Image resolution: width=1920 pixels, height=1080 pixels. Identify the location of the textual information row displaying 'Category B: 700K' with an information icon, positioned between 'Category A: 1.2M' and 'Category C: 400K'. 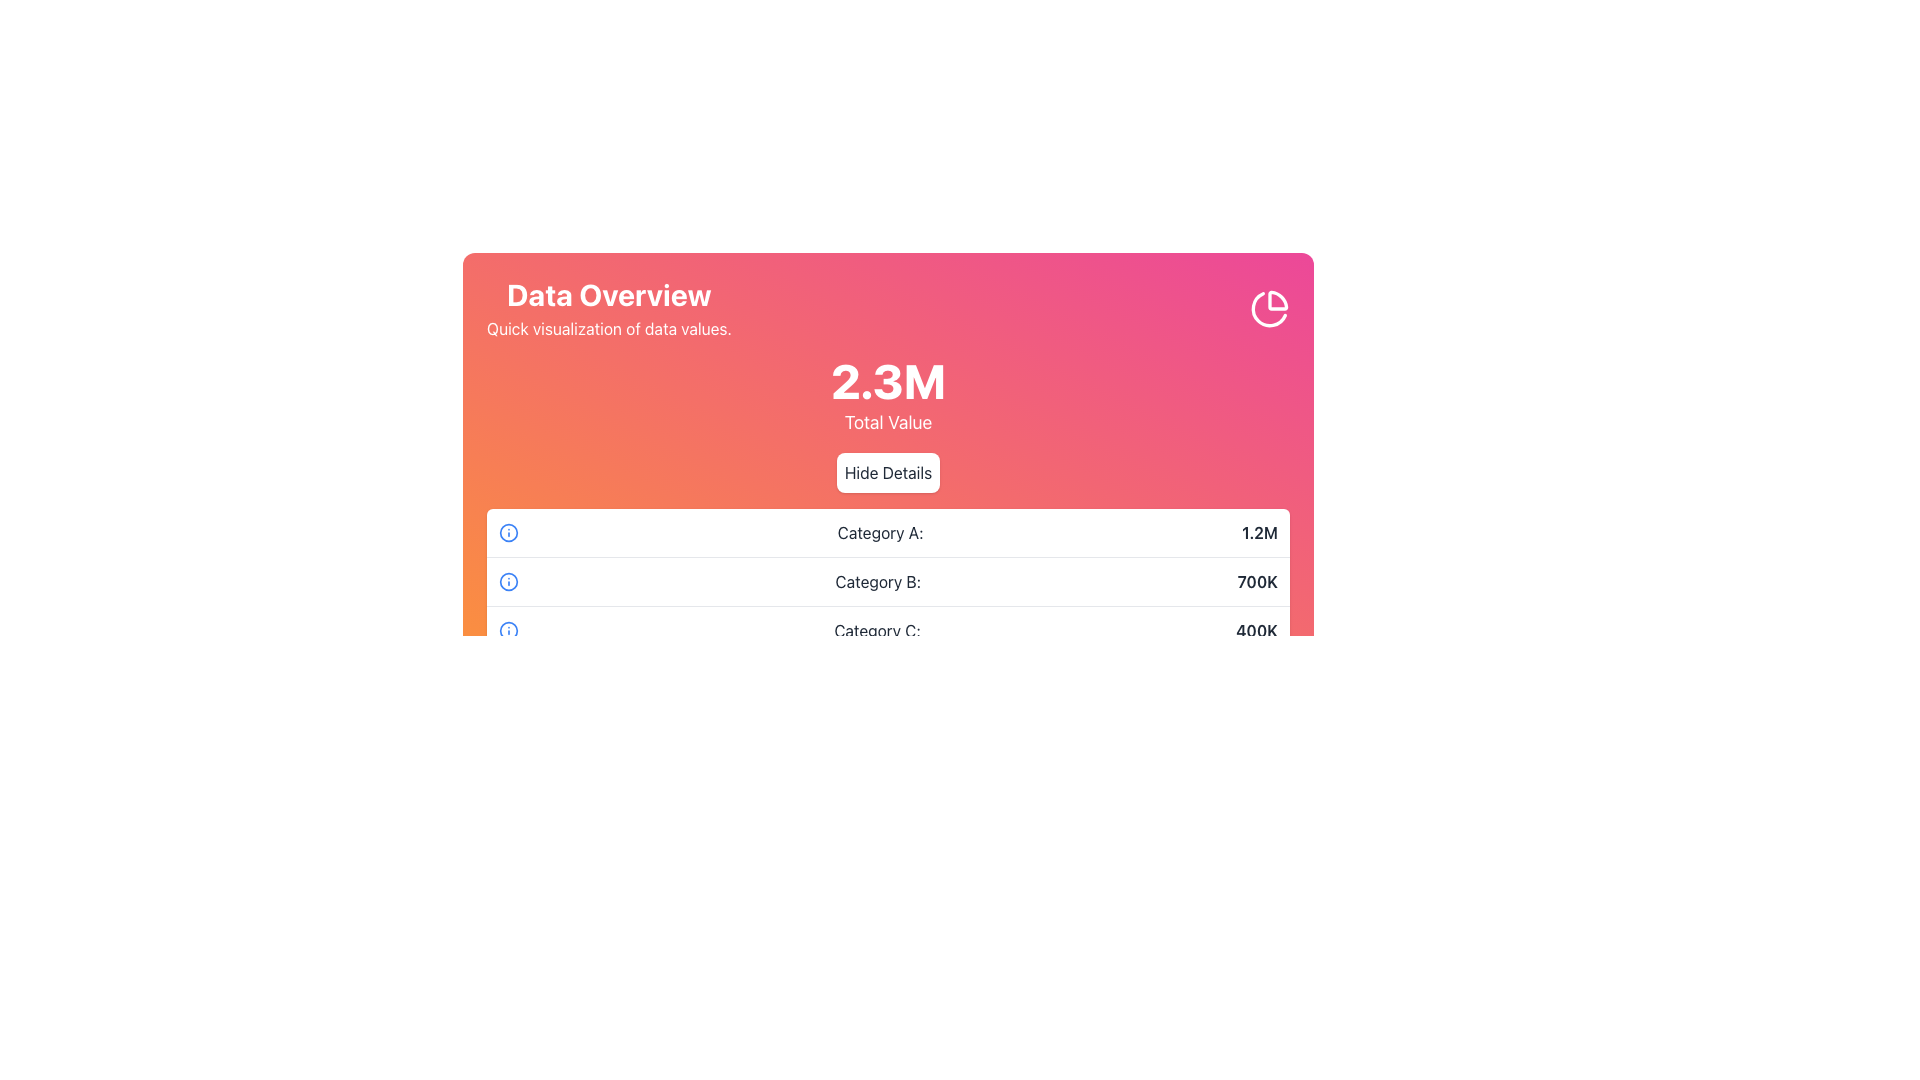
(887, 581).